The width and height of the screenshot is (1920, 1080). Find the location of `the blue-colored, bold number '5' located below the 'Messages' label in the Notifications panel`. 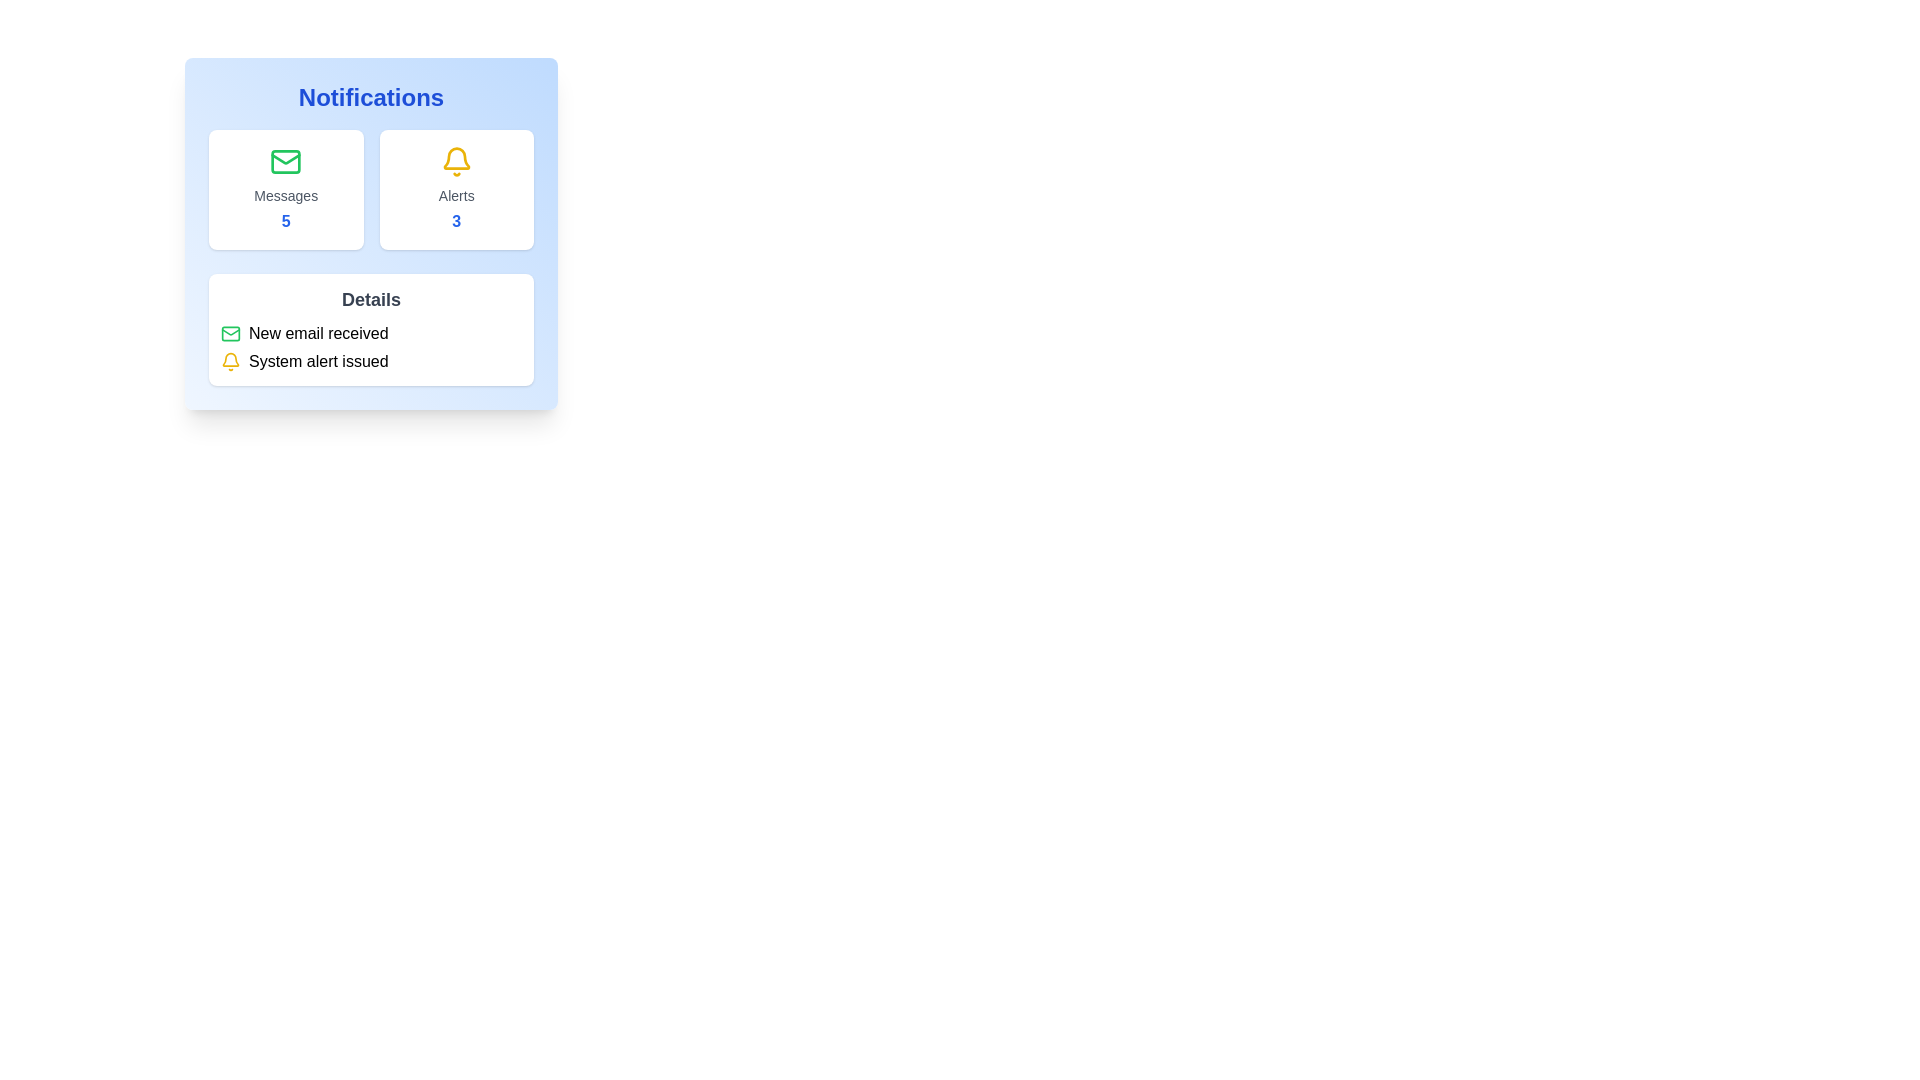

the blue-colored, bold number '5' located below the 'Messages' label in the Notifications panel is located at coordinates (285, 222).